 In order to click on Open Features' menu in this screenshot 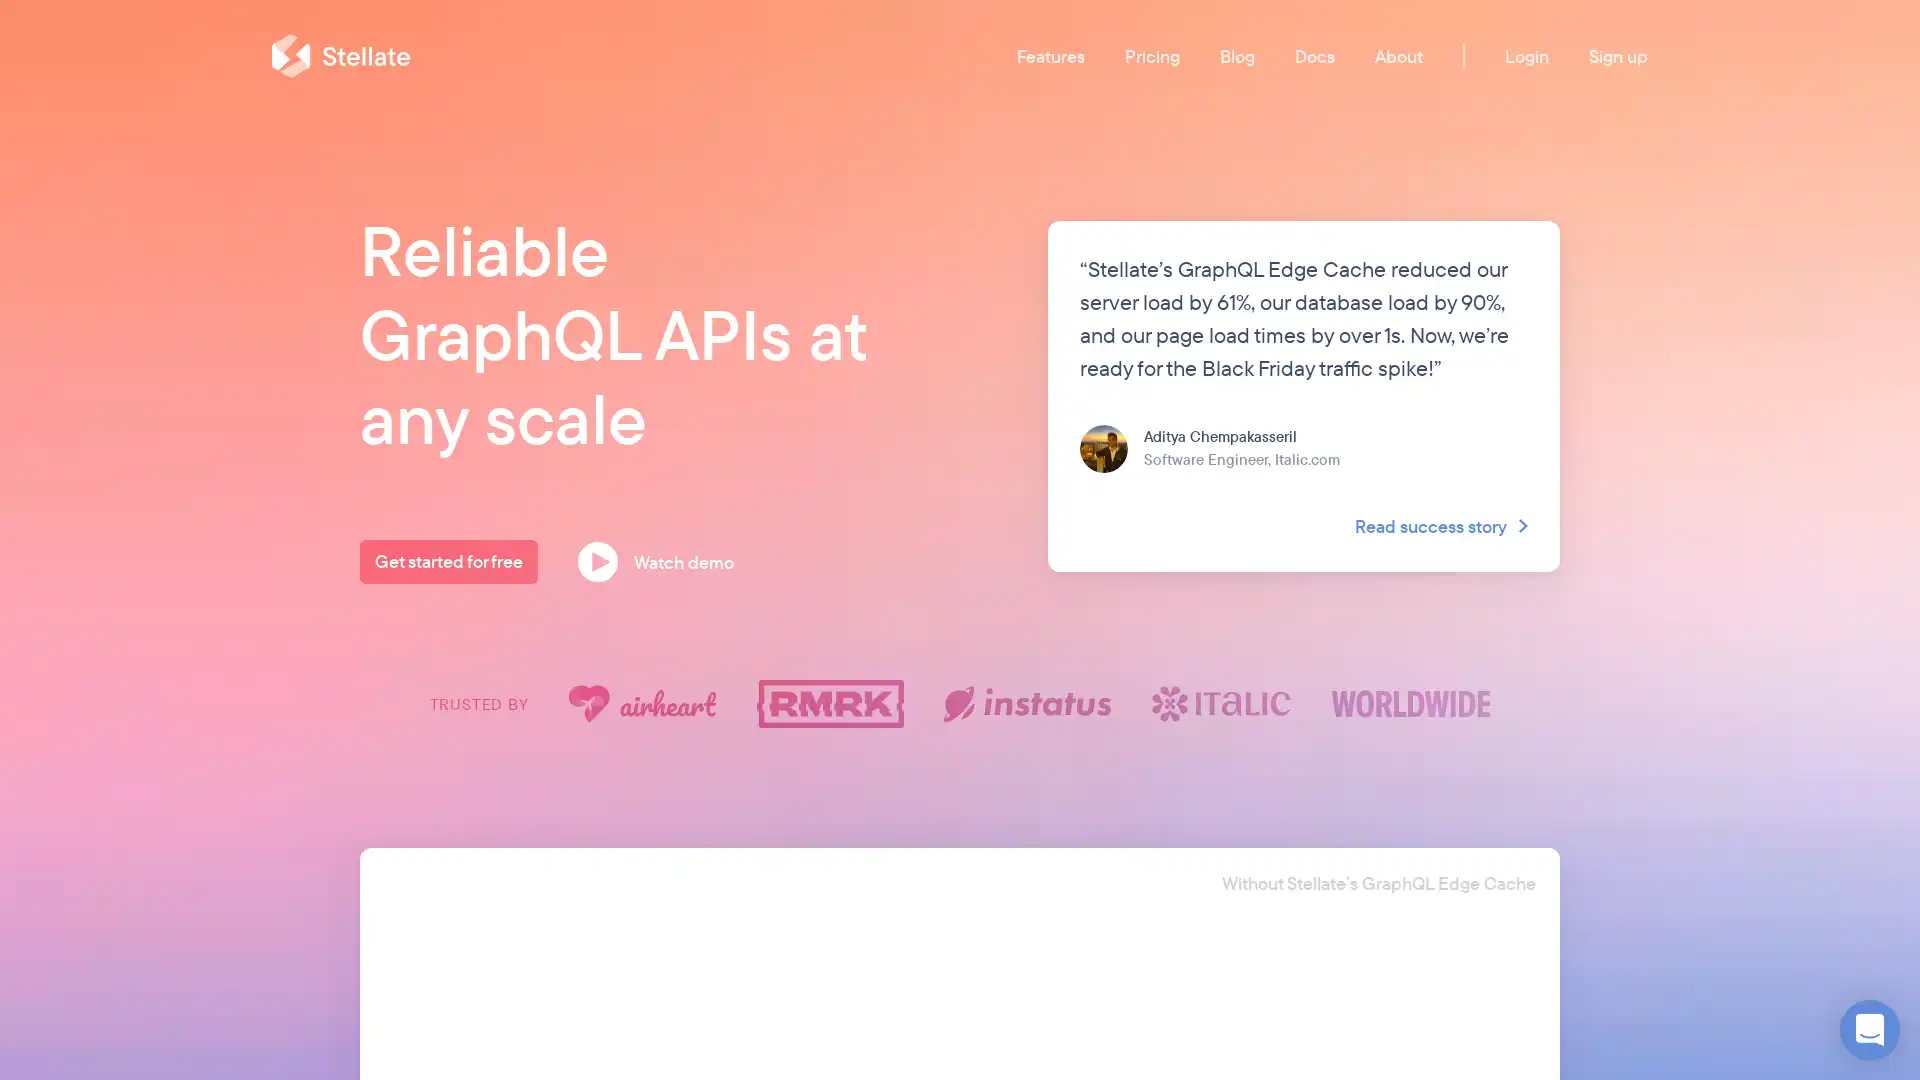, I will do `click(1050, 54)`.